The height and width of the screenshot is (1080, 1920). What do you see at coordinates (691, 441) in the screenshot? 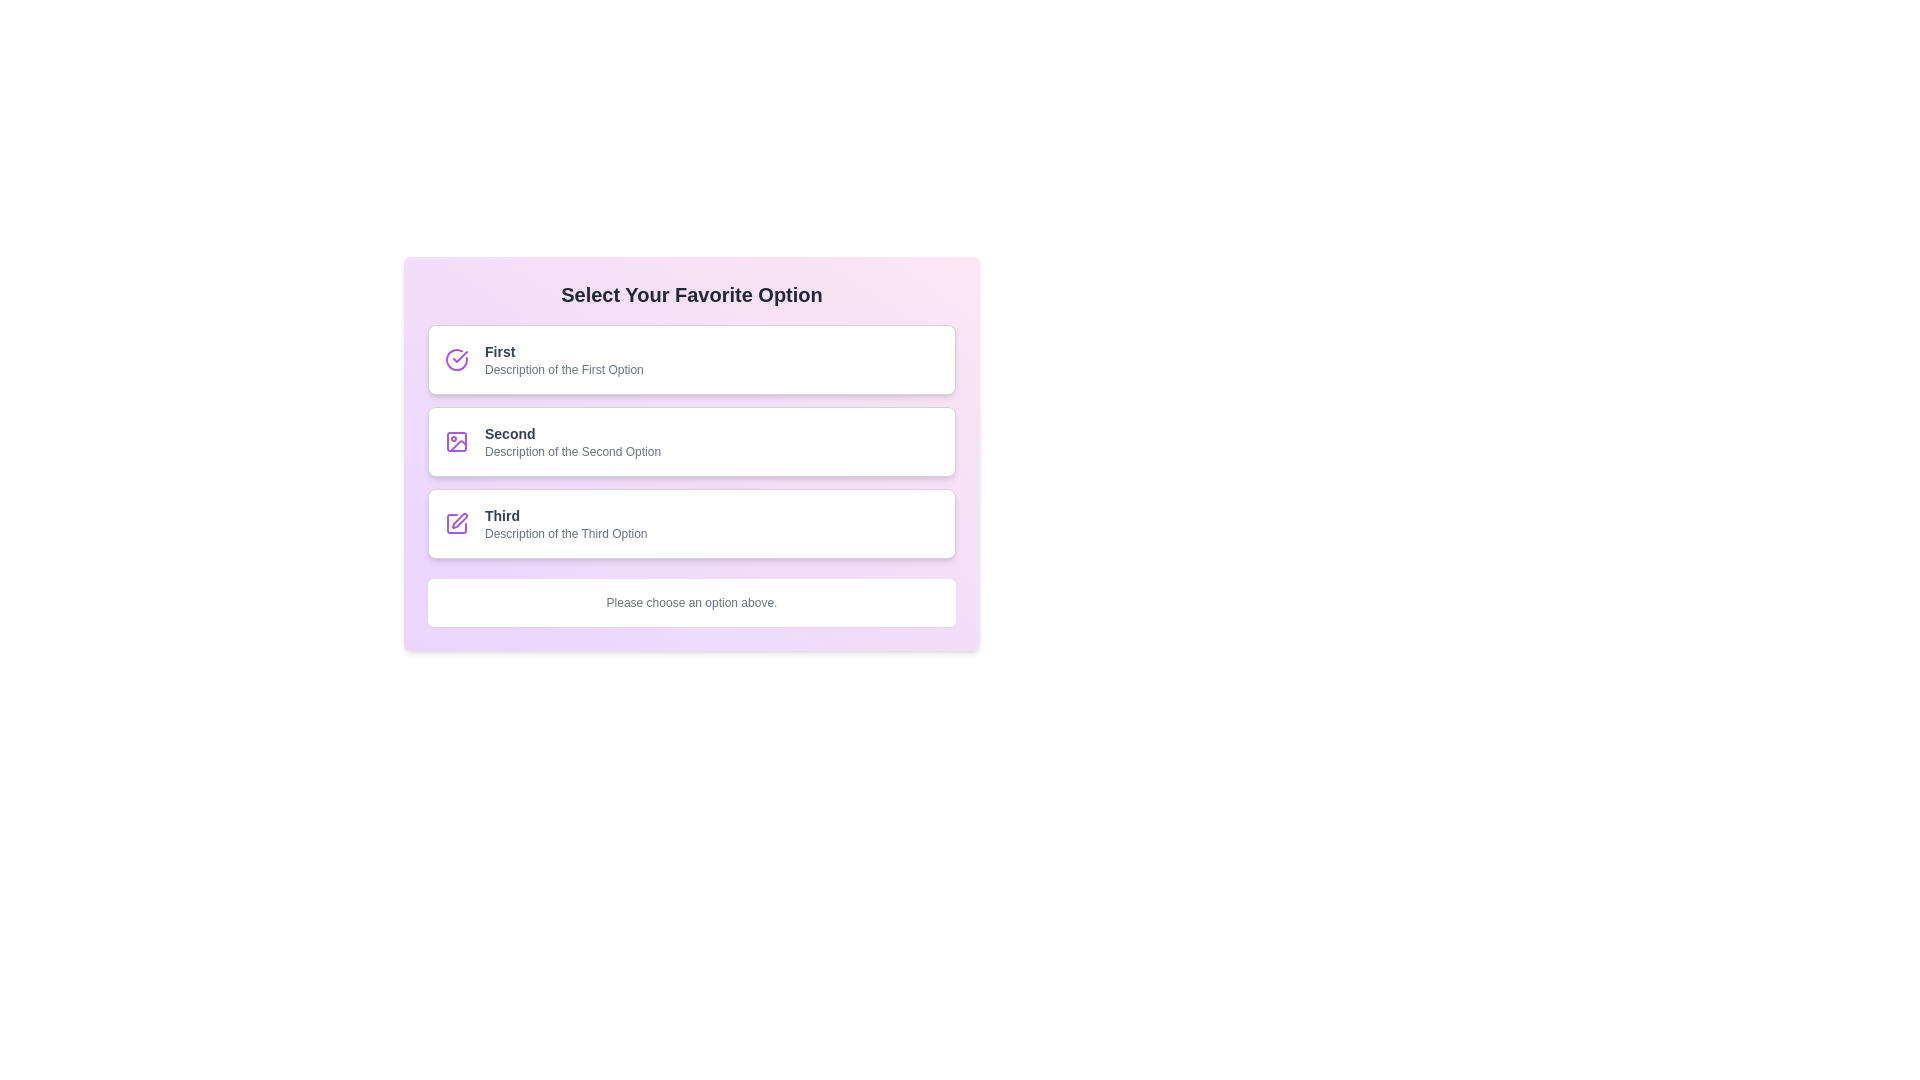
I see `the second selectable card in a vertical list of options` at bounding box center [691, 441].